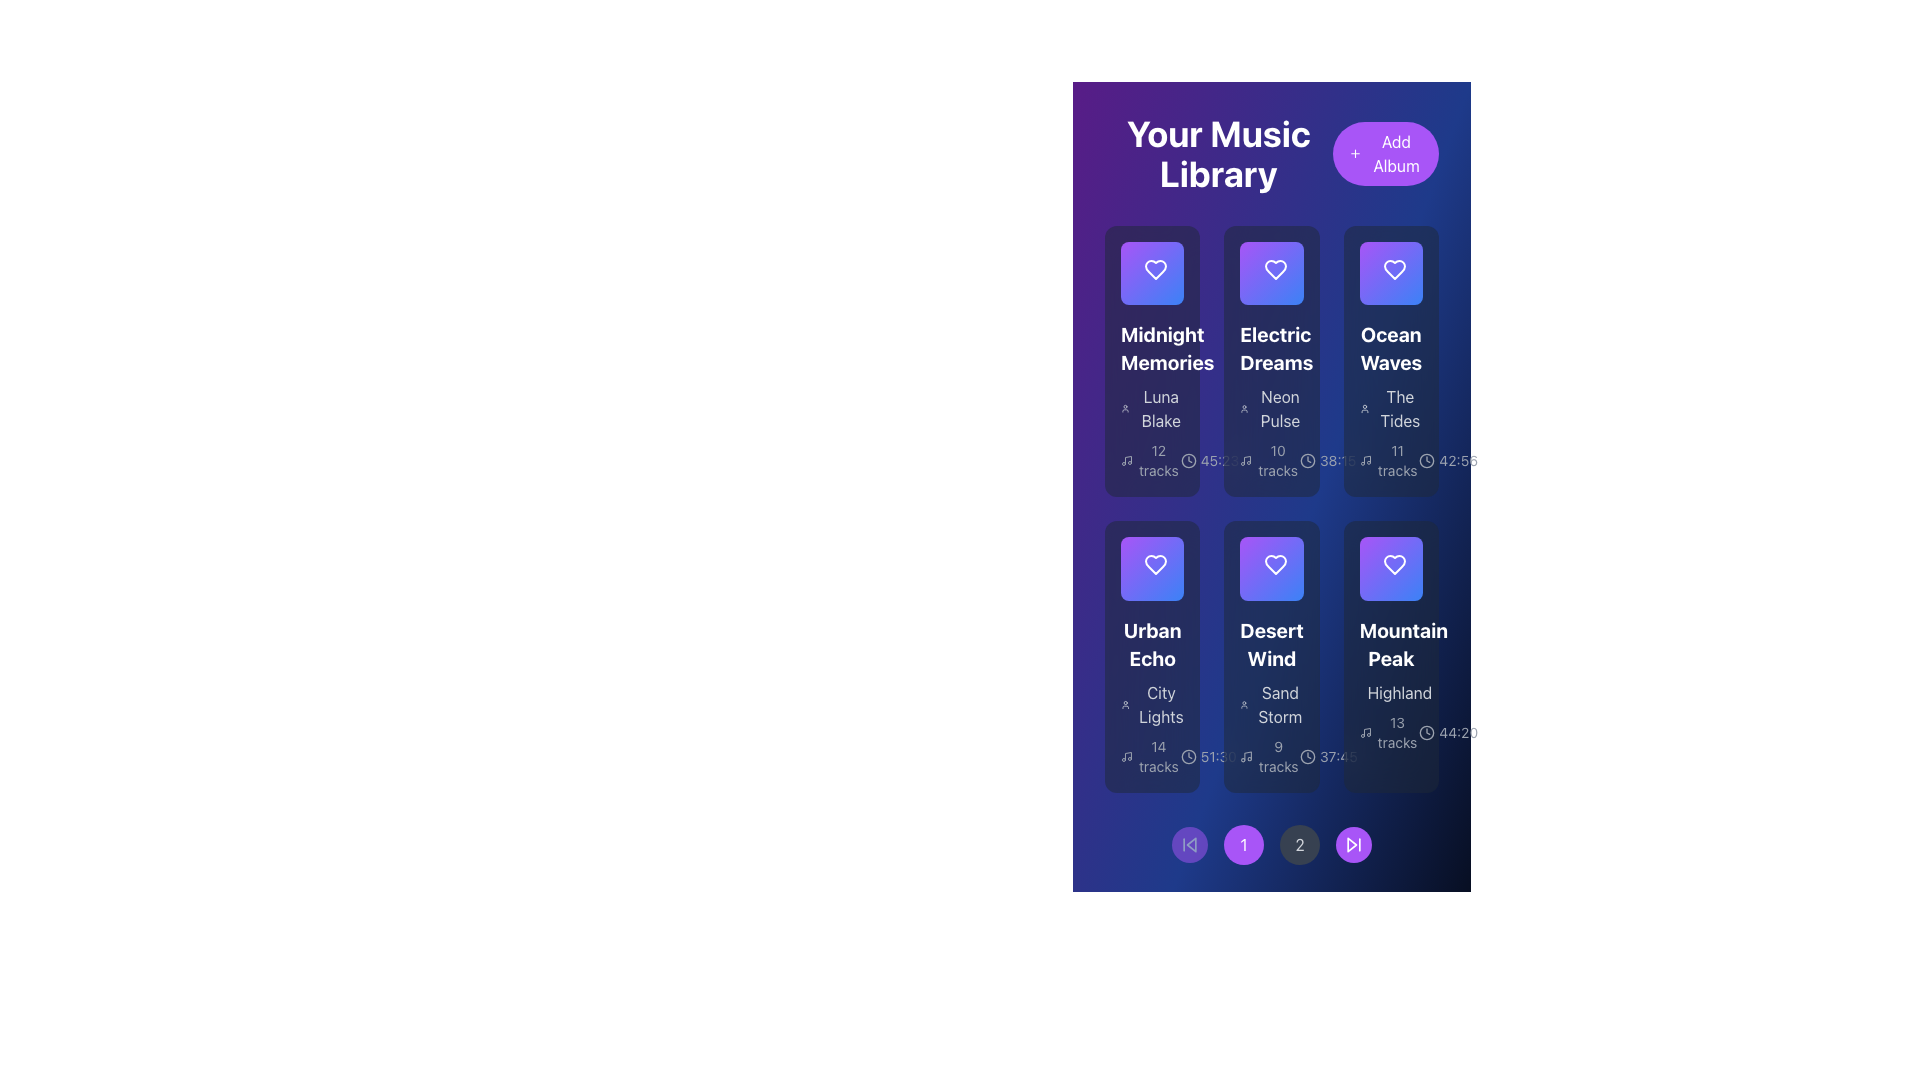 The width and height of the screenshot is (1920, 1080). I want to click on text displayed in the Text Label that shows the duration of the 'Electric Dreams' album, positioned below the album card and next to the clock icon, so click(1218, 461).